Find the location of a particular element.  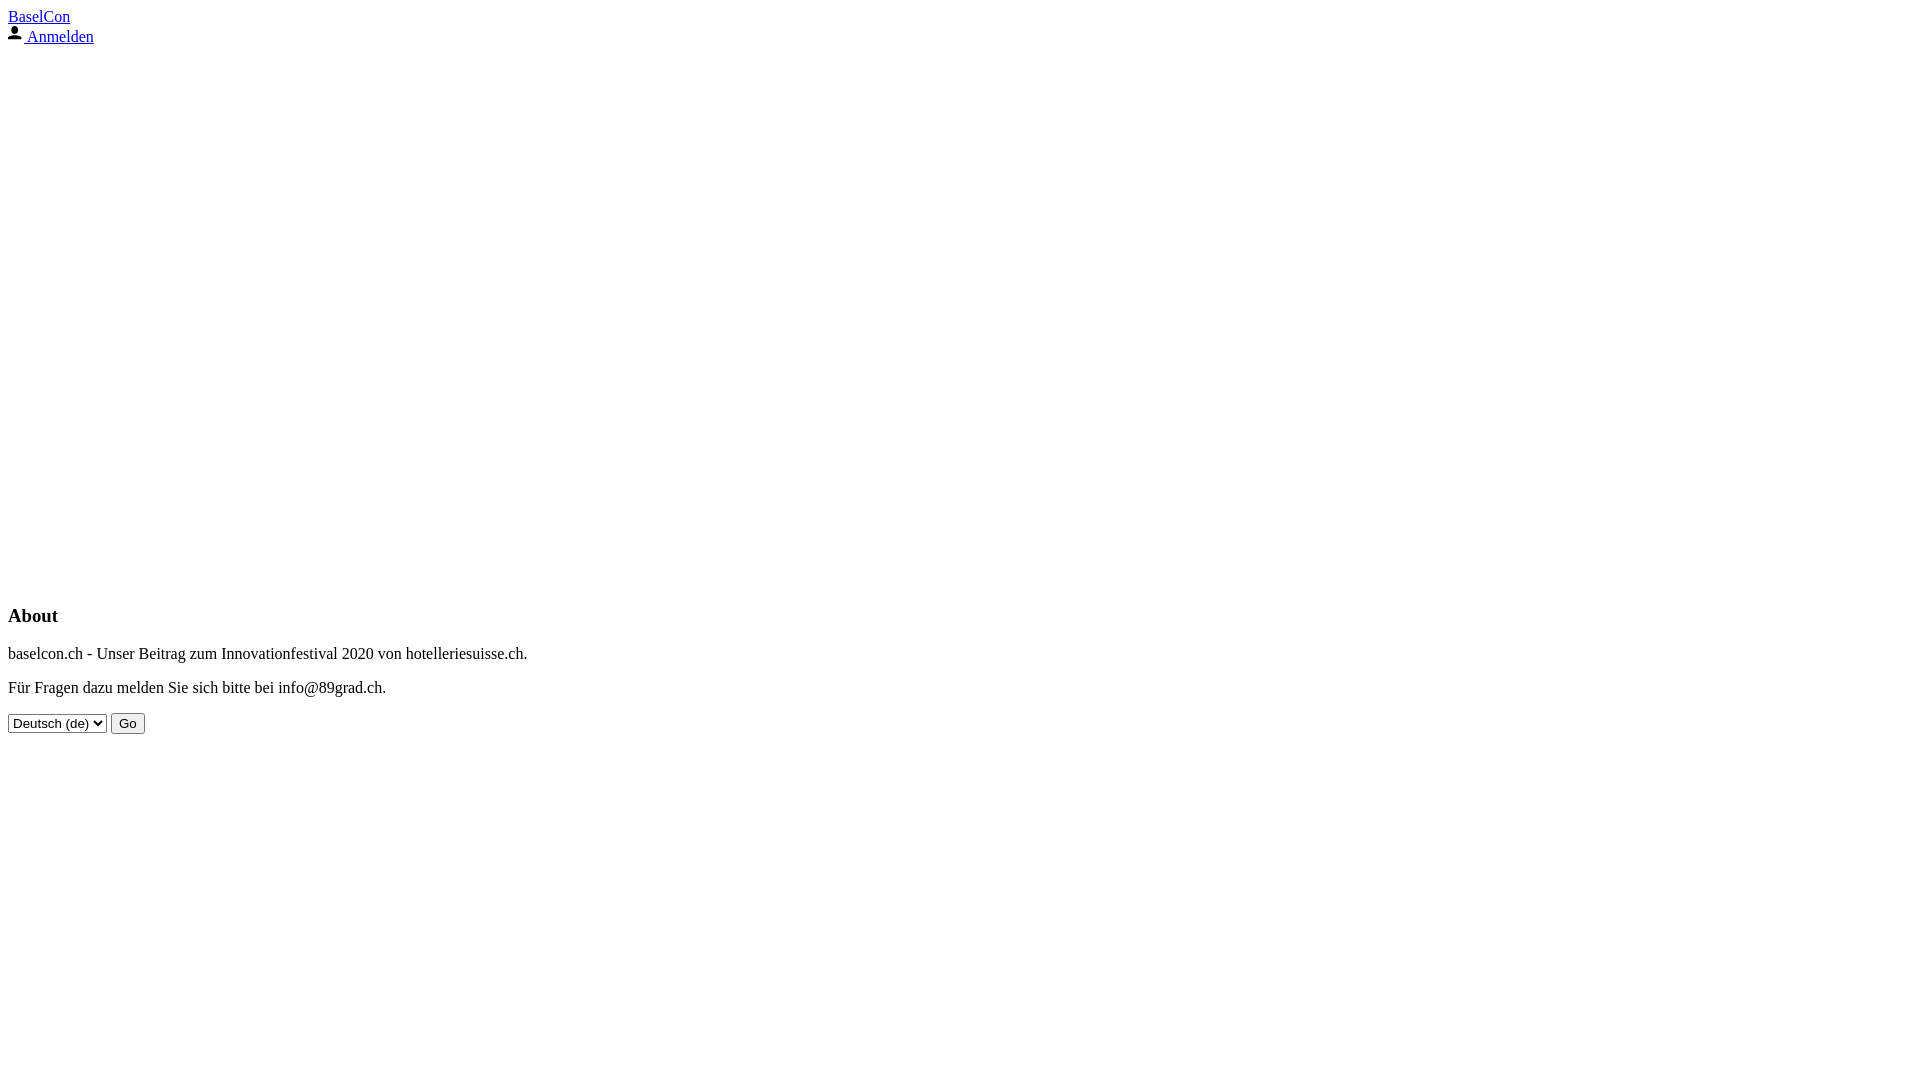

'Anmelden' is located at coordinates (51, 36).